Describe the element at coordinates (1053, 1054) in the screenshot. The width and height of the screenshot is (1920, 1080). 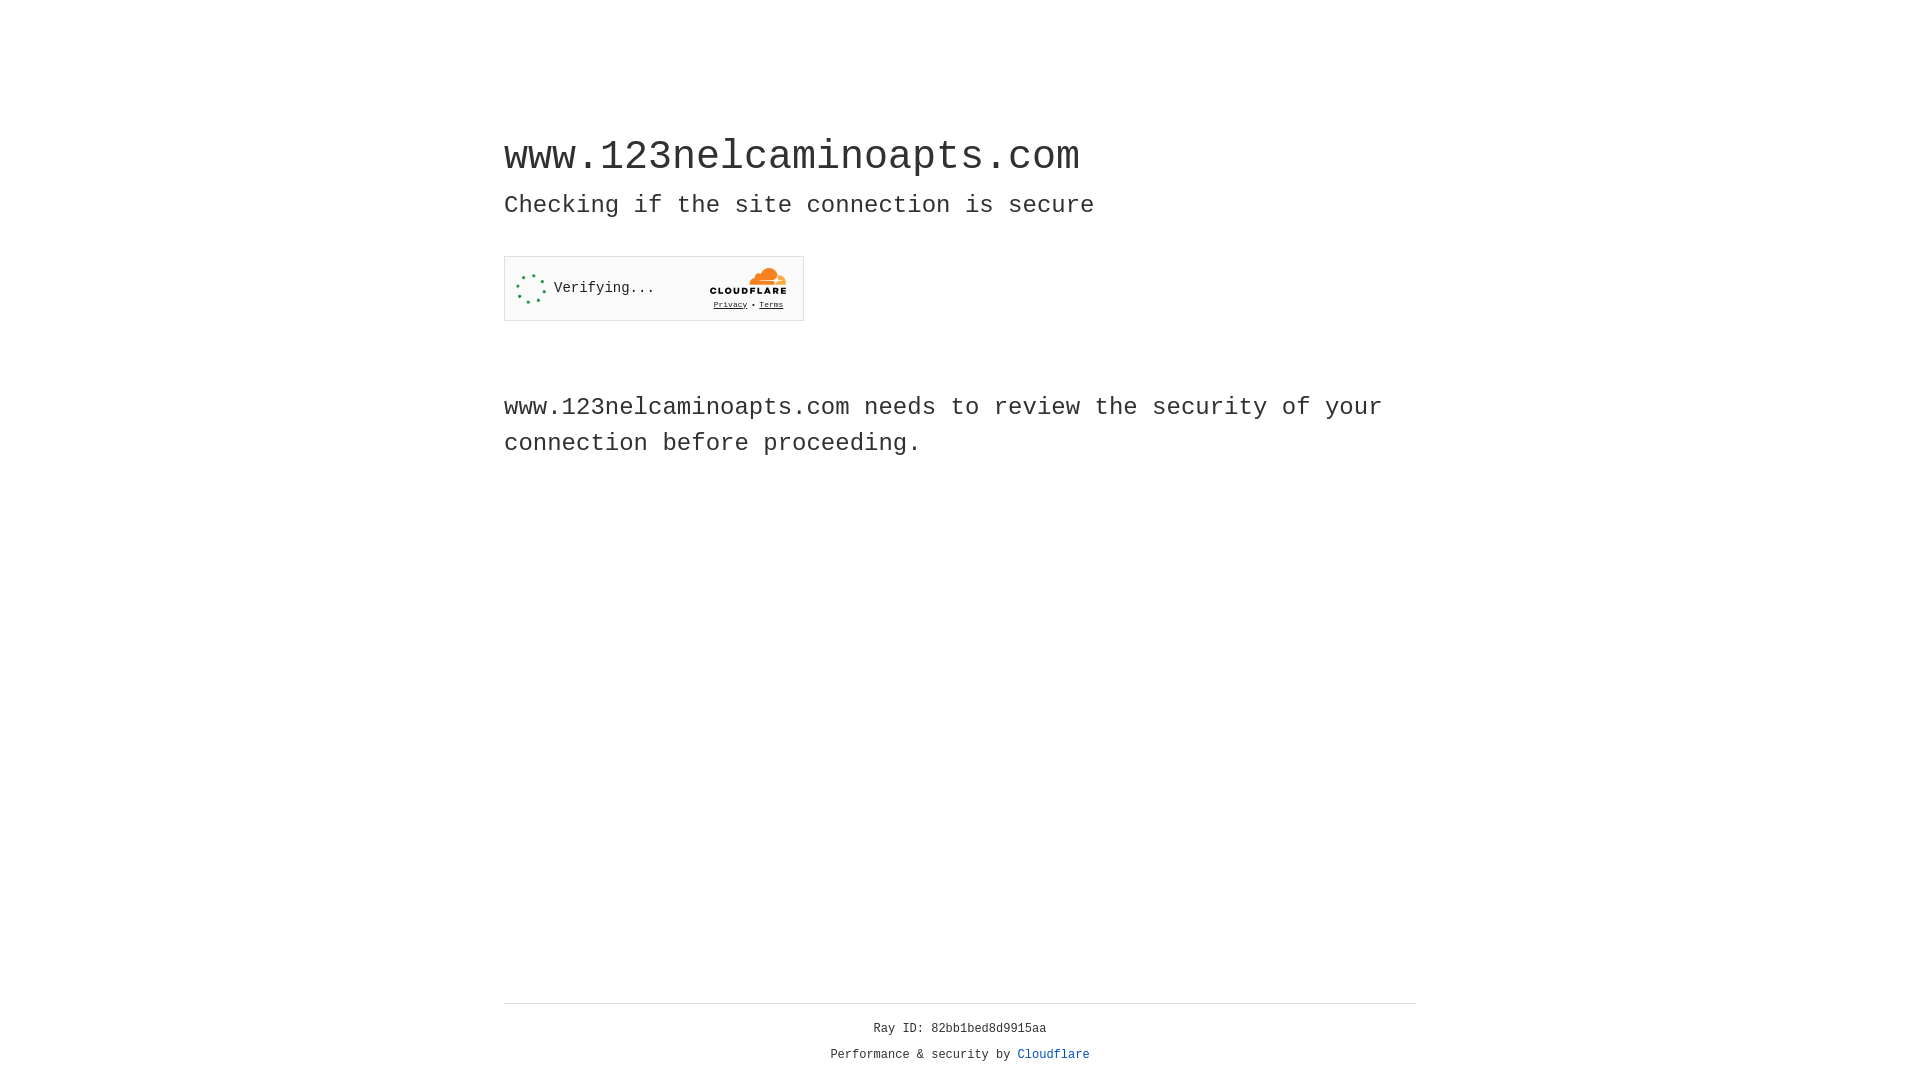
I see `'Cloudflare'` at that location.